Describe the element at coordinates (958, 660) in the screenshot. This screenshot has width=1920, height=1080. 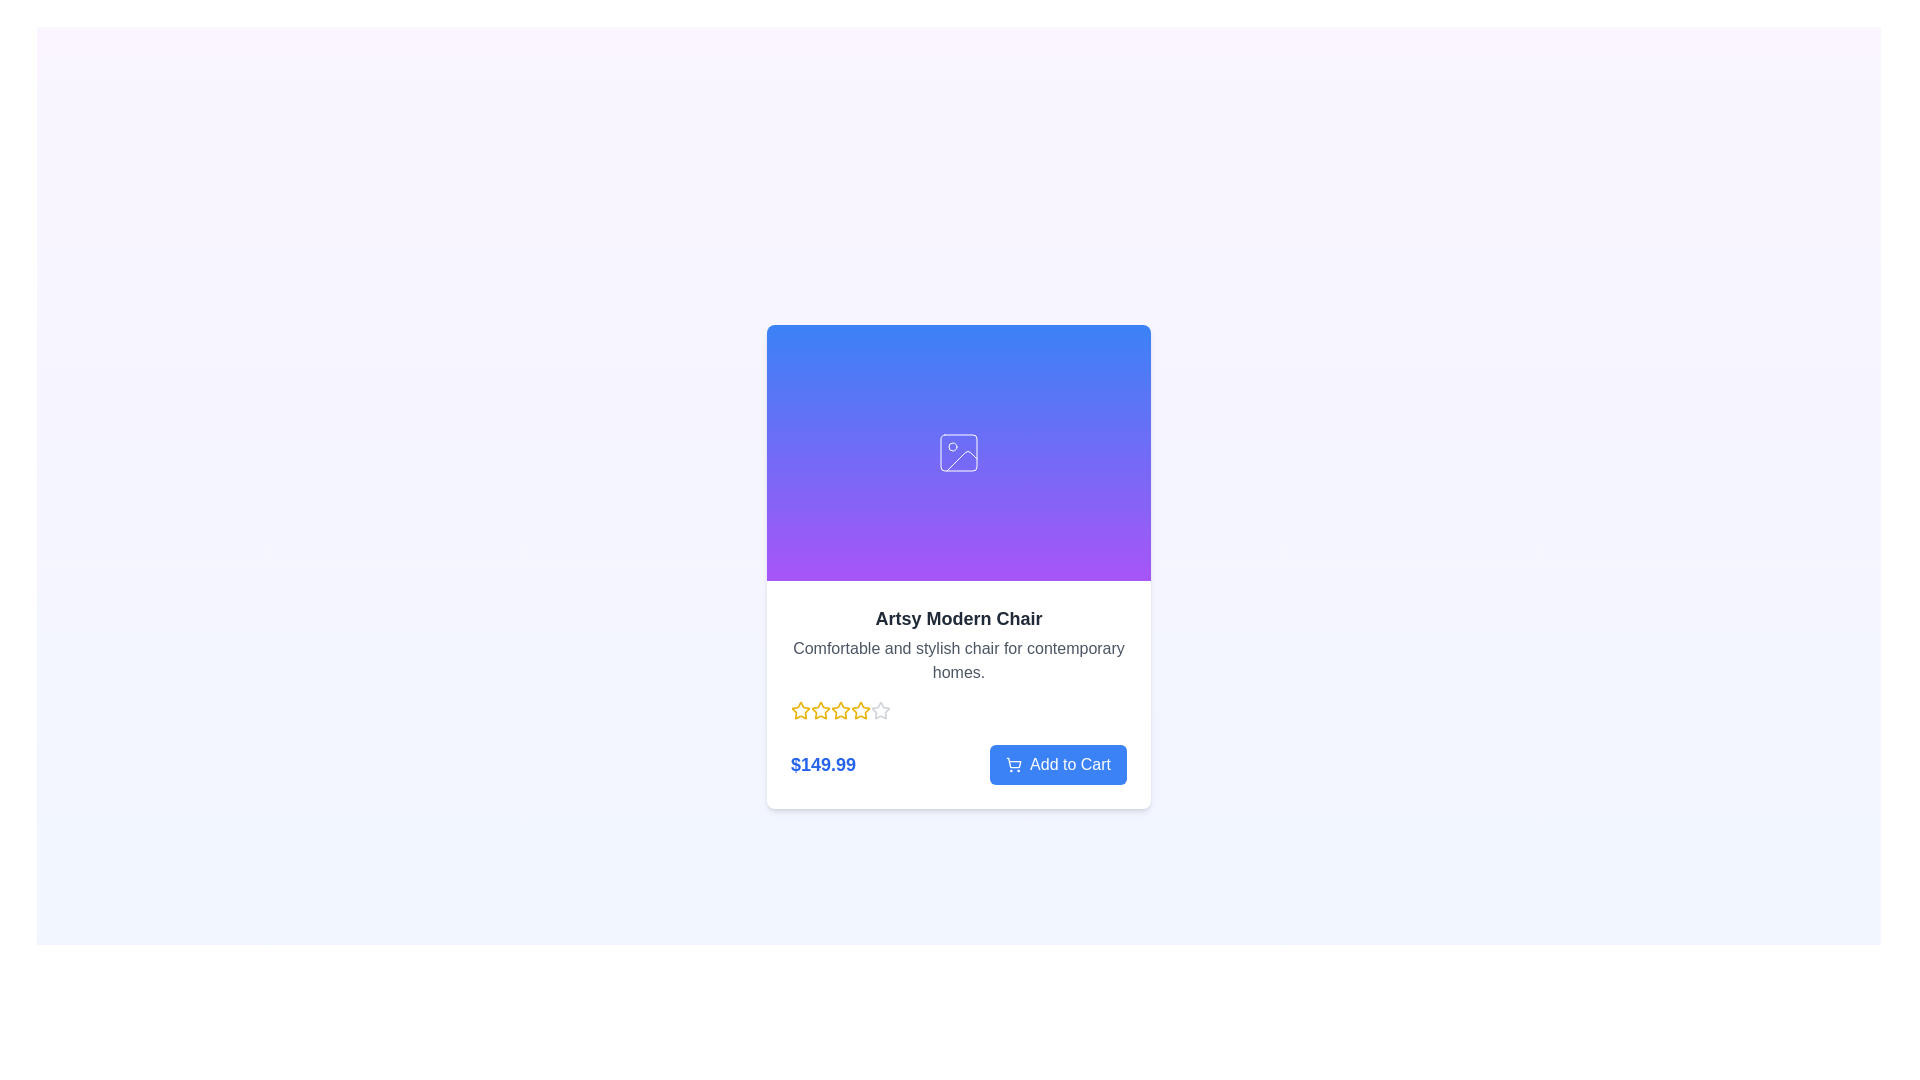
I see `descriptive text element located beneath the title 'Artsy Modern Chair' and above the star rating component` at that location.